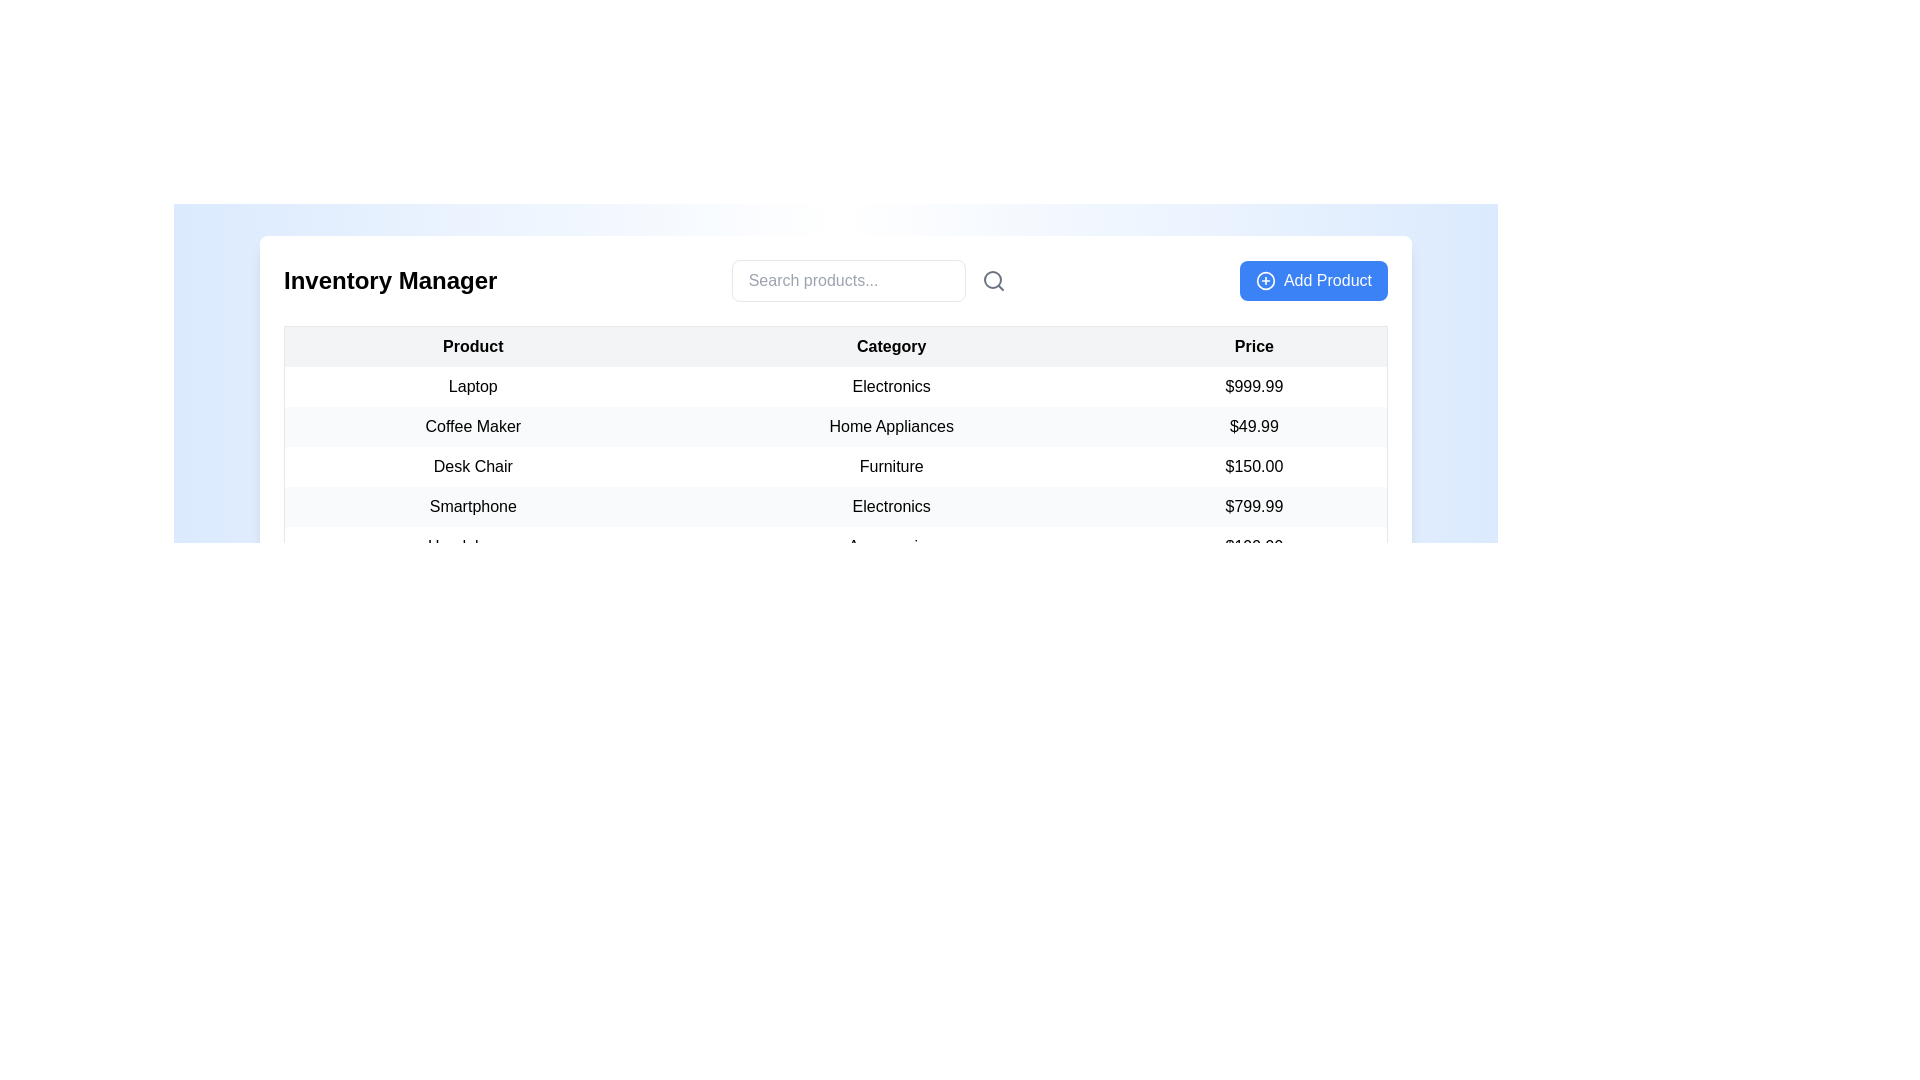  What do you see at coordinates (890, 386) in the screenshot?
I see `the text cell labeled 'Electronics', which is the second cell in the first row of the table, positioned between 'Laptop' and '$999.99'` at bounding box center [890, 386].